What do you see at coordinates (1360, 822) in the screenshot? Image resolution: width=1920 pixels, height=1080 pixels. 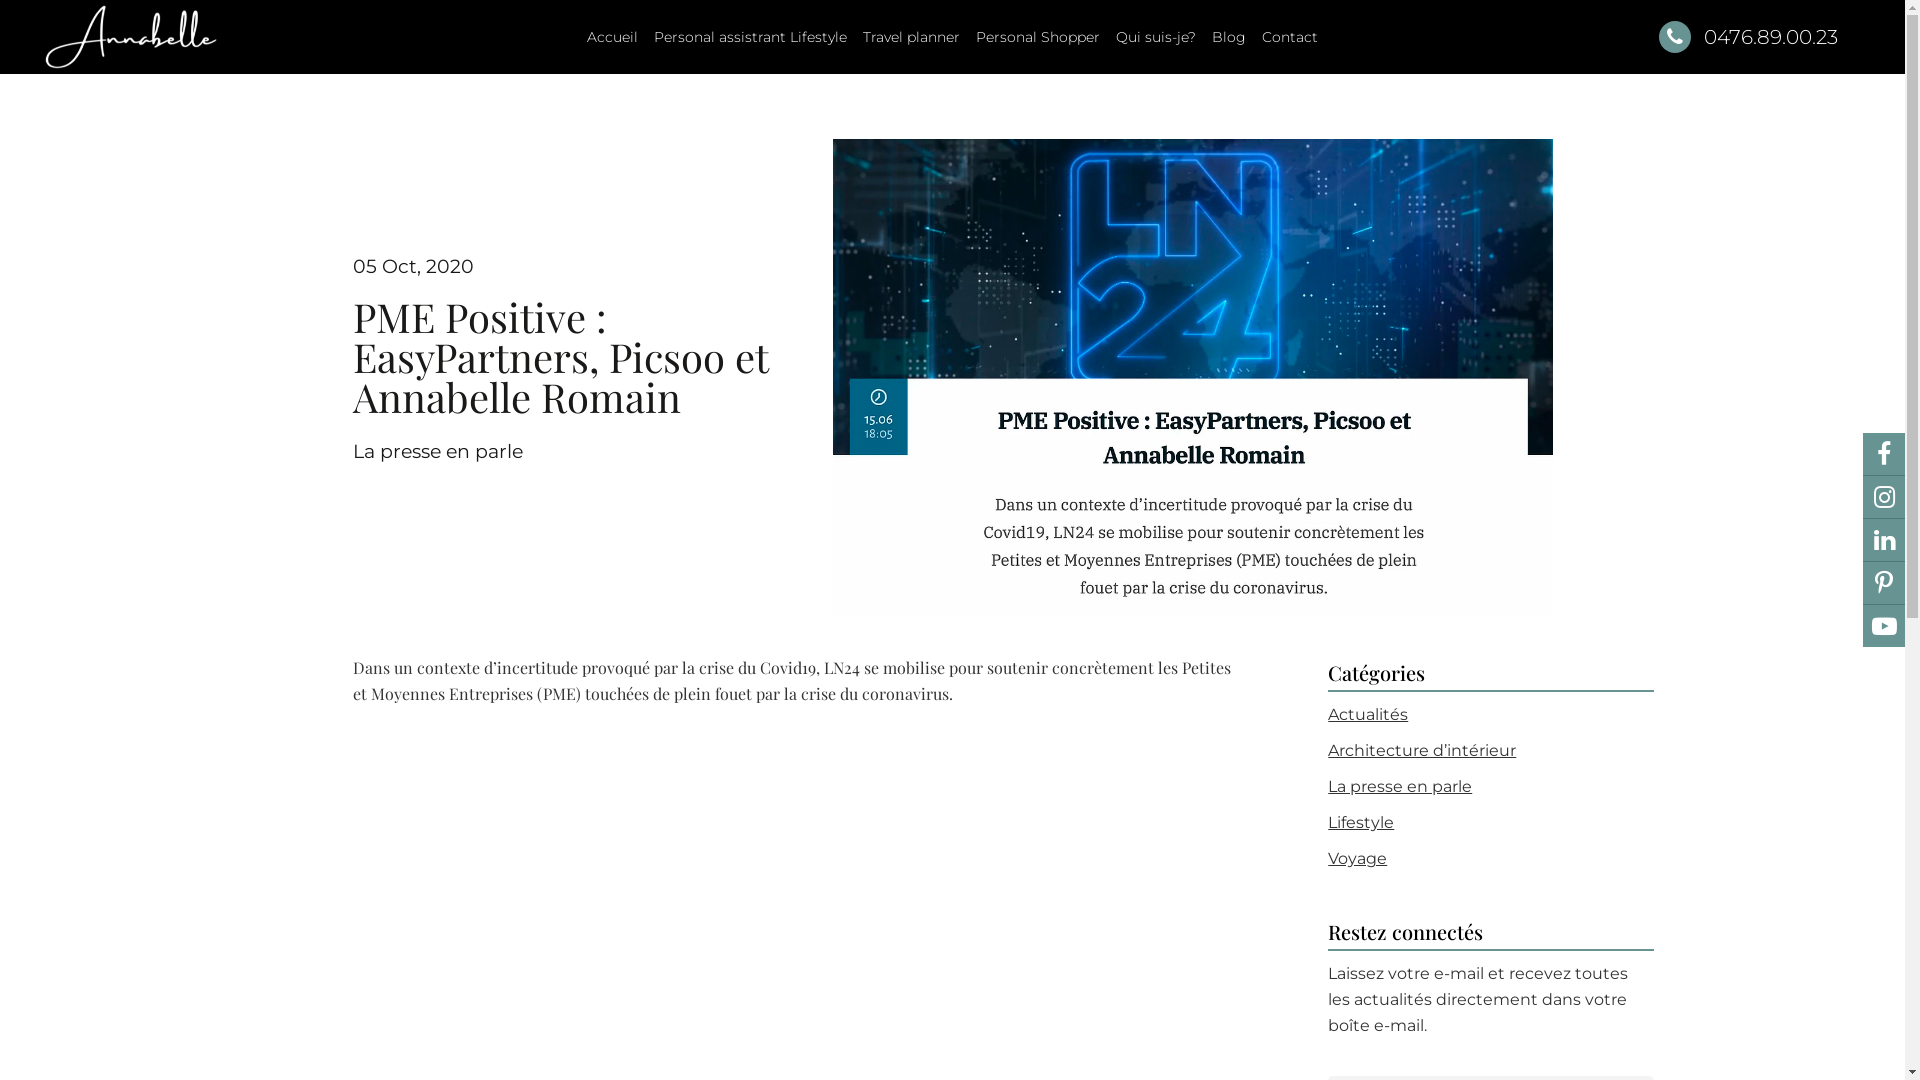 I see `'Lifestyle'` at bounding box center [1360, 822].